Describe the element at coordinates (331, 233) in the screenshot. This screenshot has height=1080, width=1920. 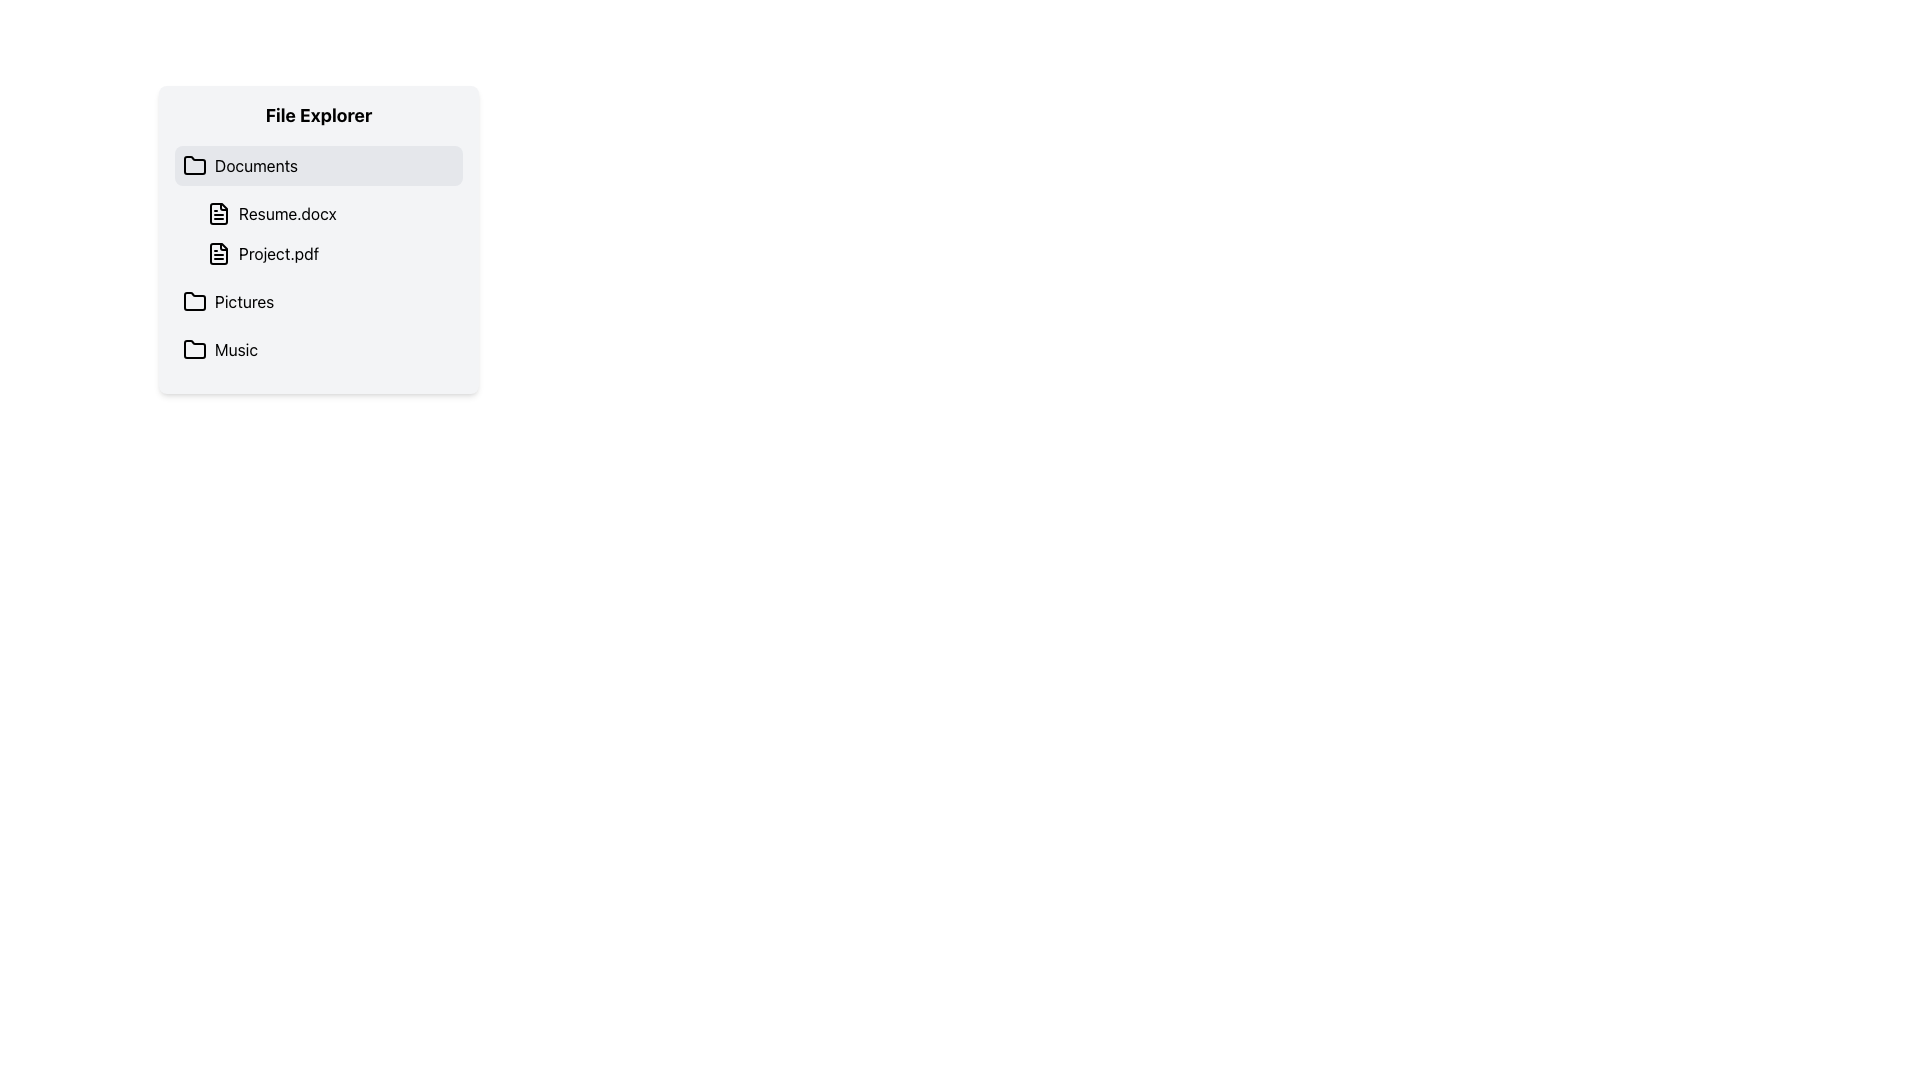
I see `the filename 'Resume.docx' in the Documents folder list item` at that location.